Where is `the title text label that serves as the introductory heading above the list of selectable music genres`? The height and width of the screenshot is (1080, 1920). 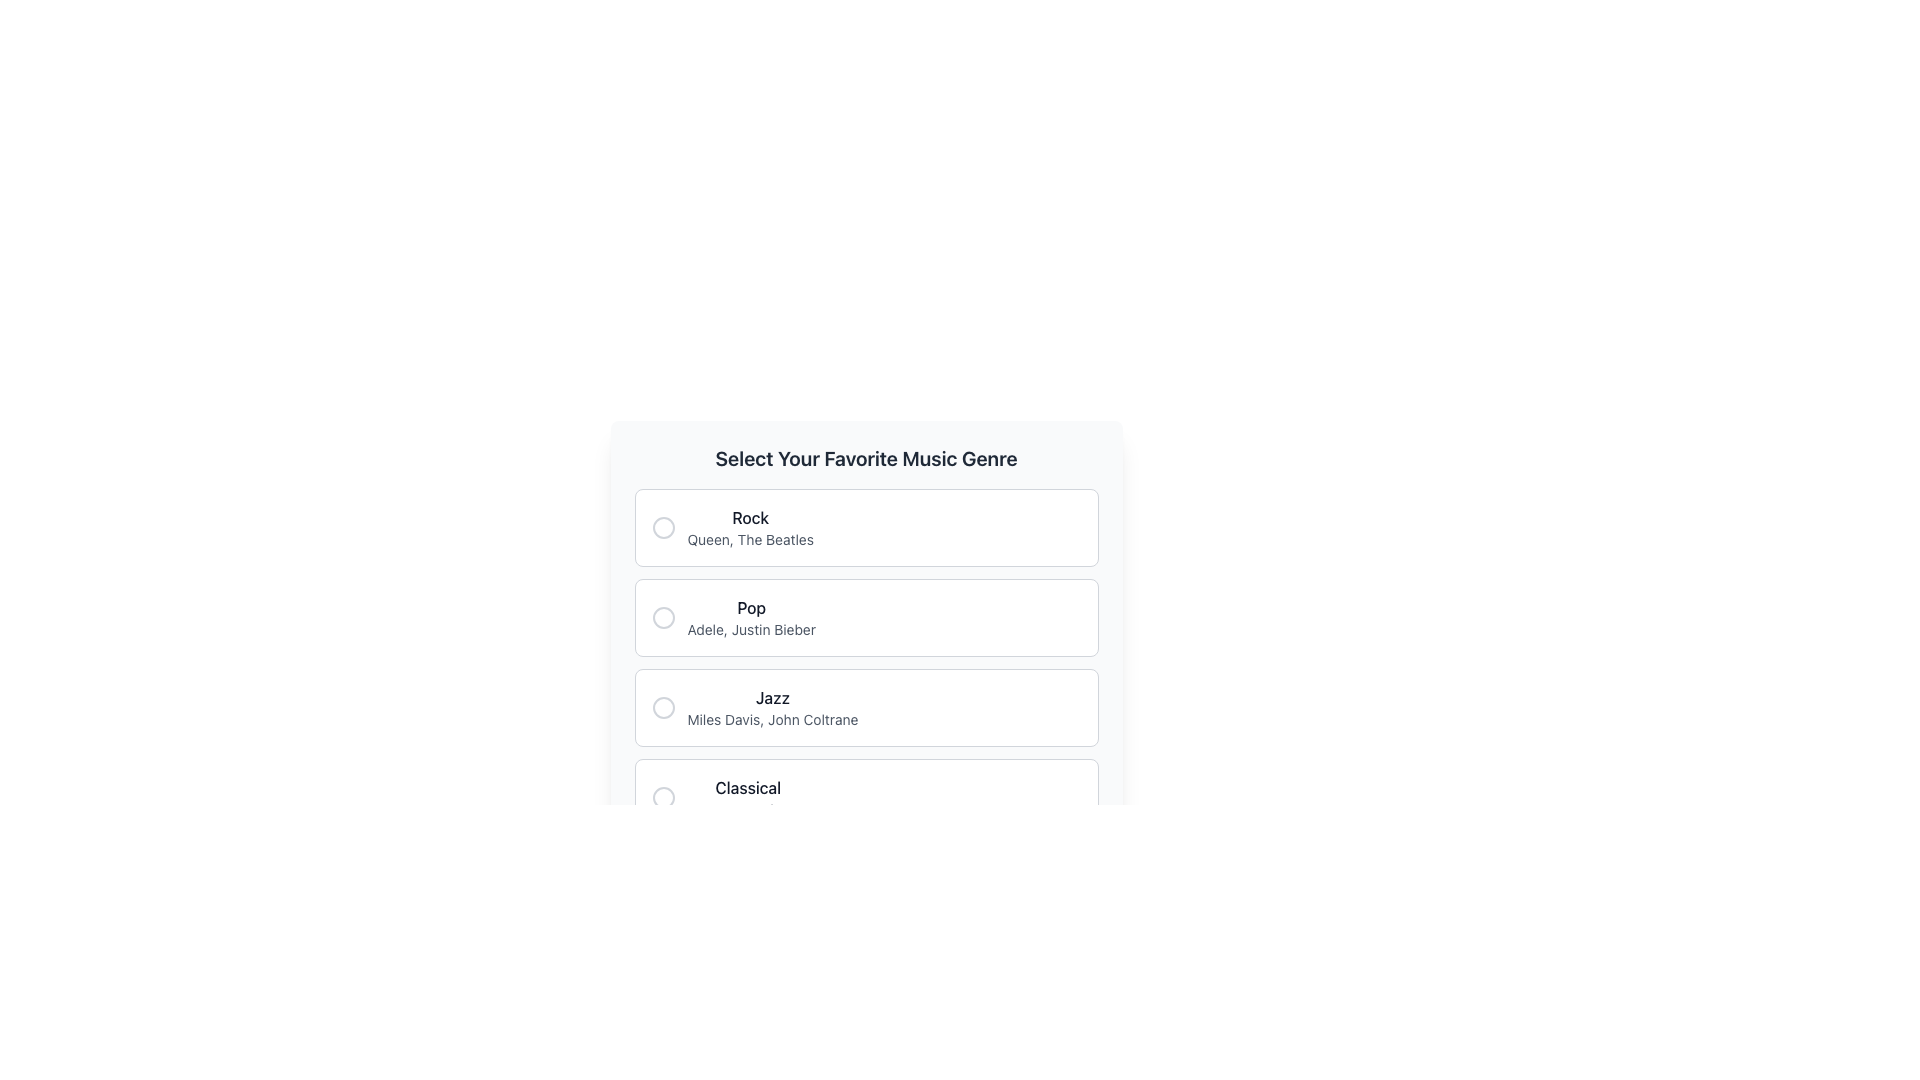
the title text label that serves as the introductory heading above the list of selectable music genres is located at coordinates (866, 459).